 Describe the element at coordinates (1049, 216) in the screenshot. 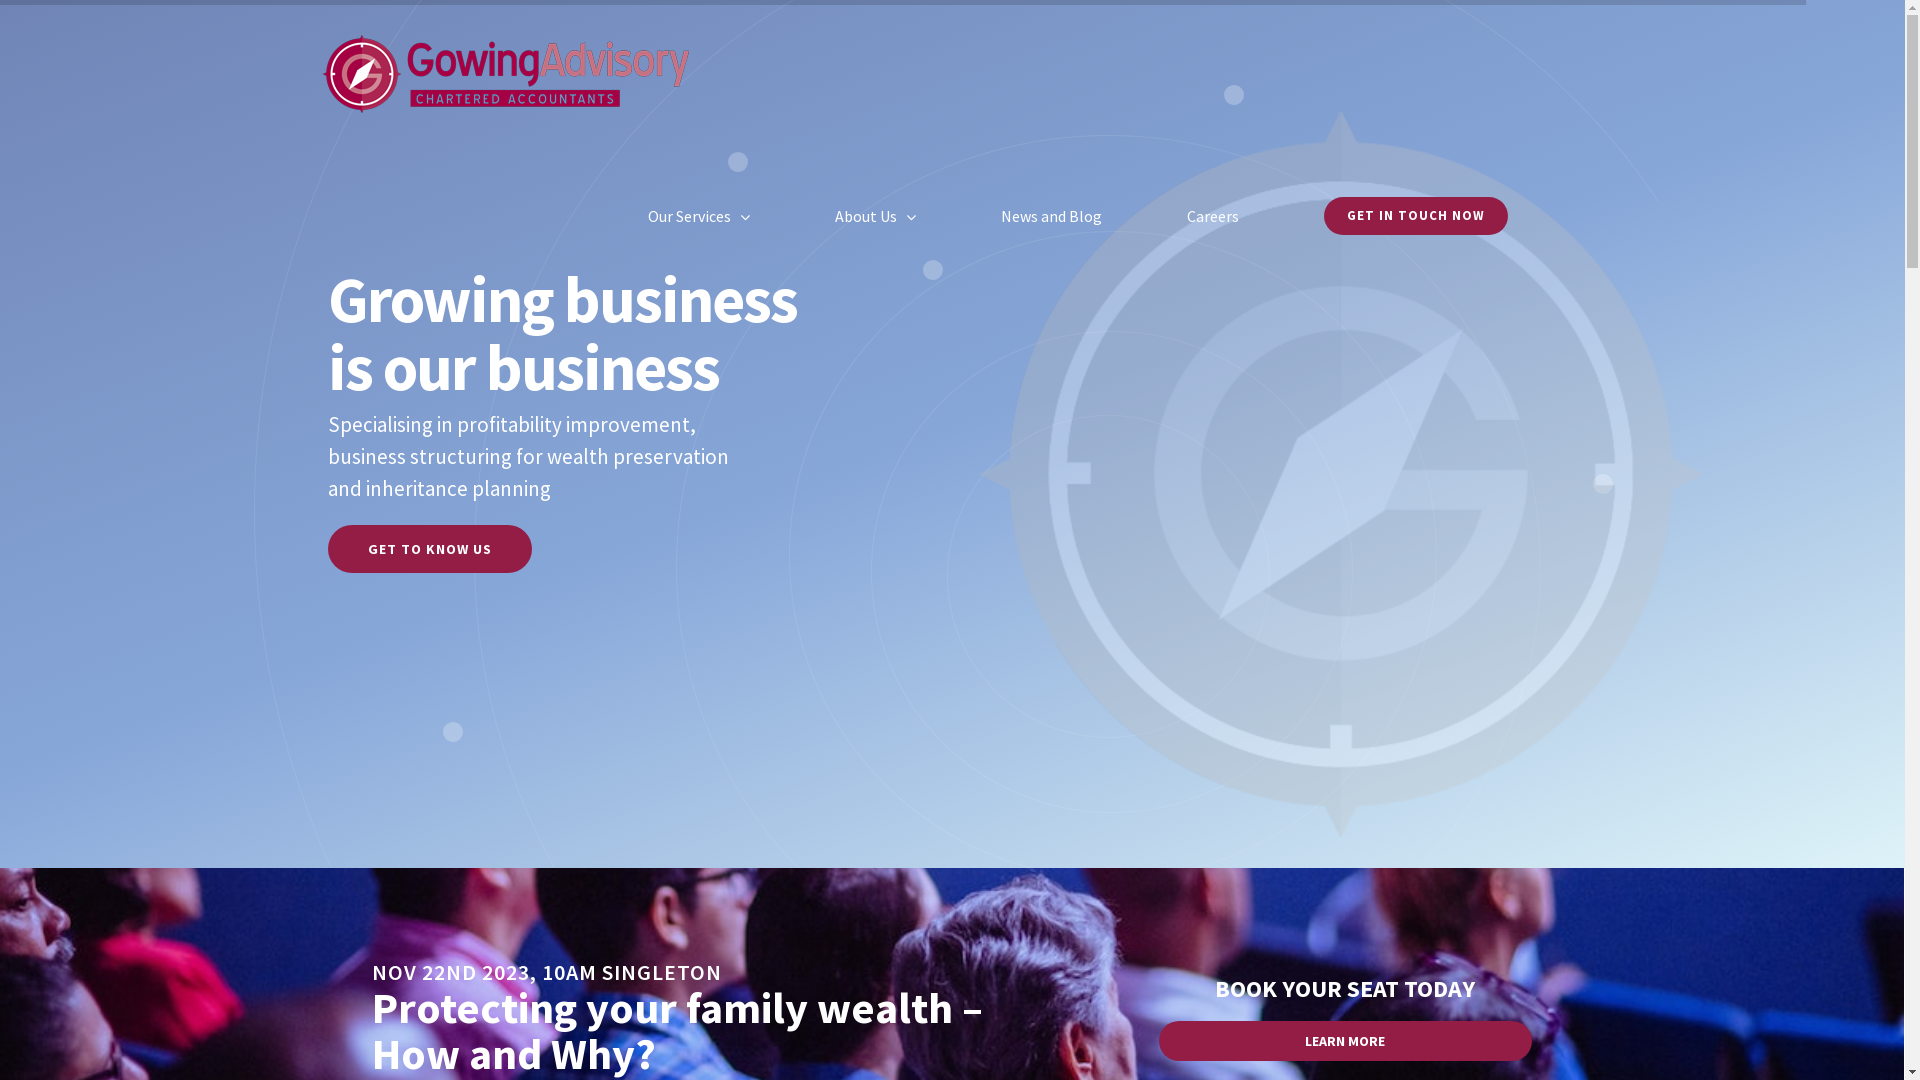

I see `'News and Blog'` at that location.